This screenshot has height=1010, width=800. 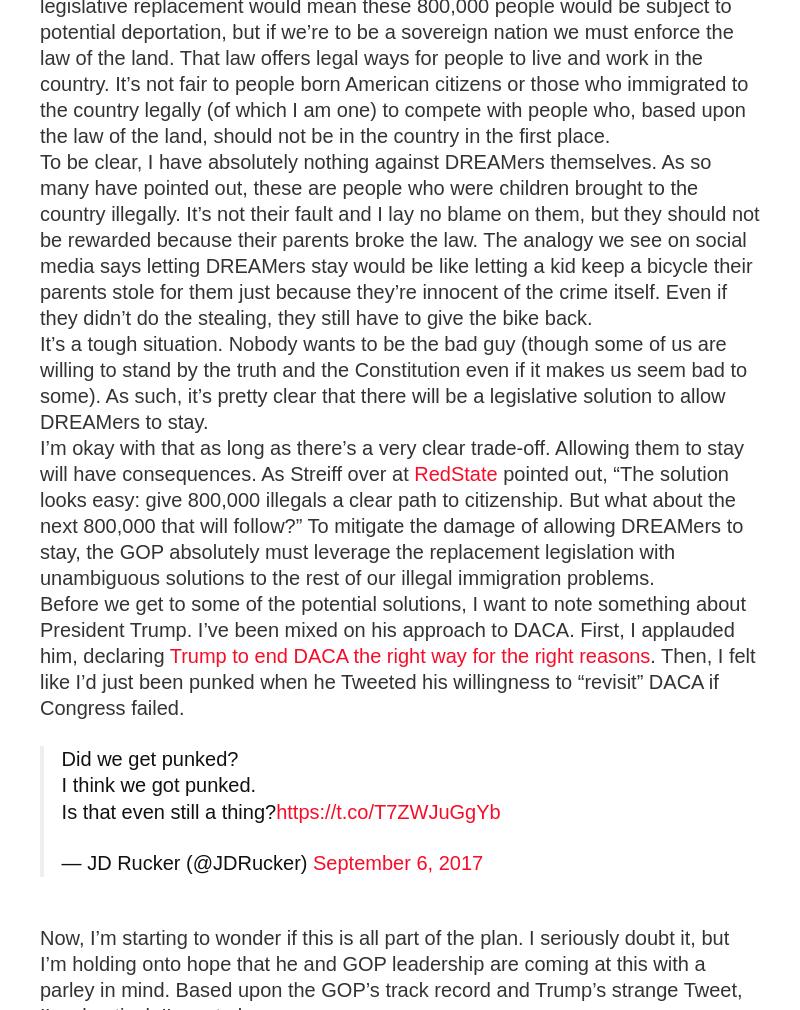 I want to click on 'Did we get punked?', so click(x=149, y=759).